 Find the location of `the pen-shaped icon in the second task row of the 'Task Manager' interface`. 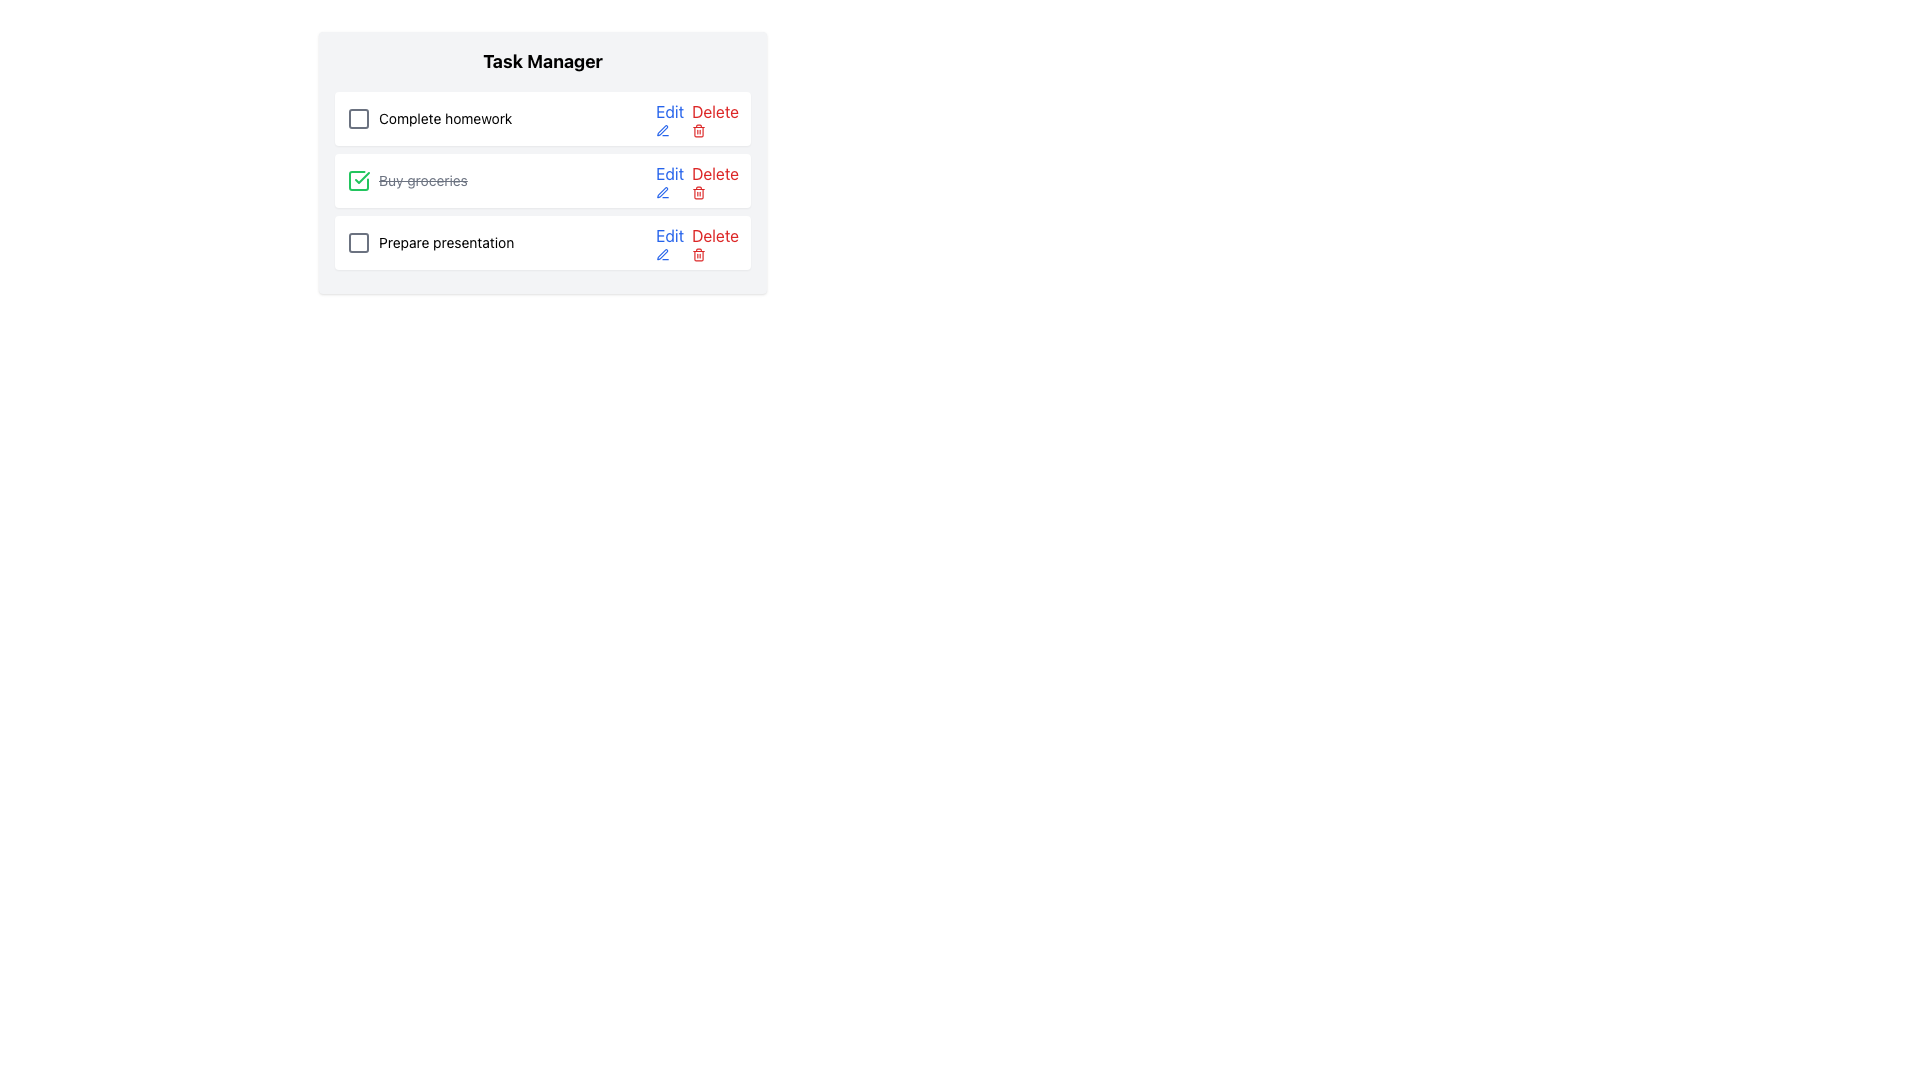

the pen-shaped icon in the second task row of the 'Task Manager' interface is located at coordinates (663, 131).